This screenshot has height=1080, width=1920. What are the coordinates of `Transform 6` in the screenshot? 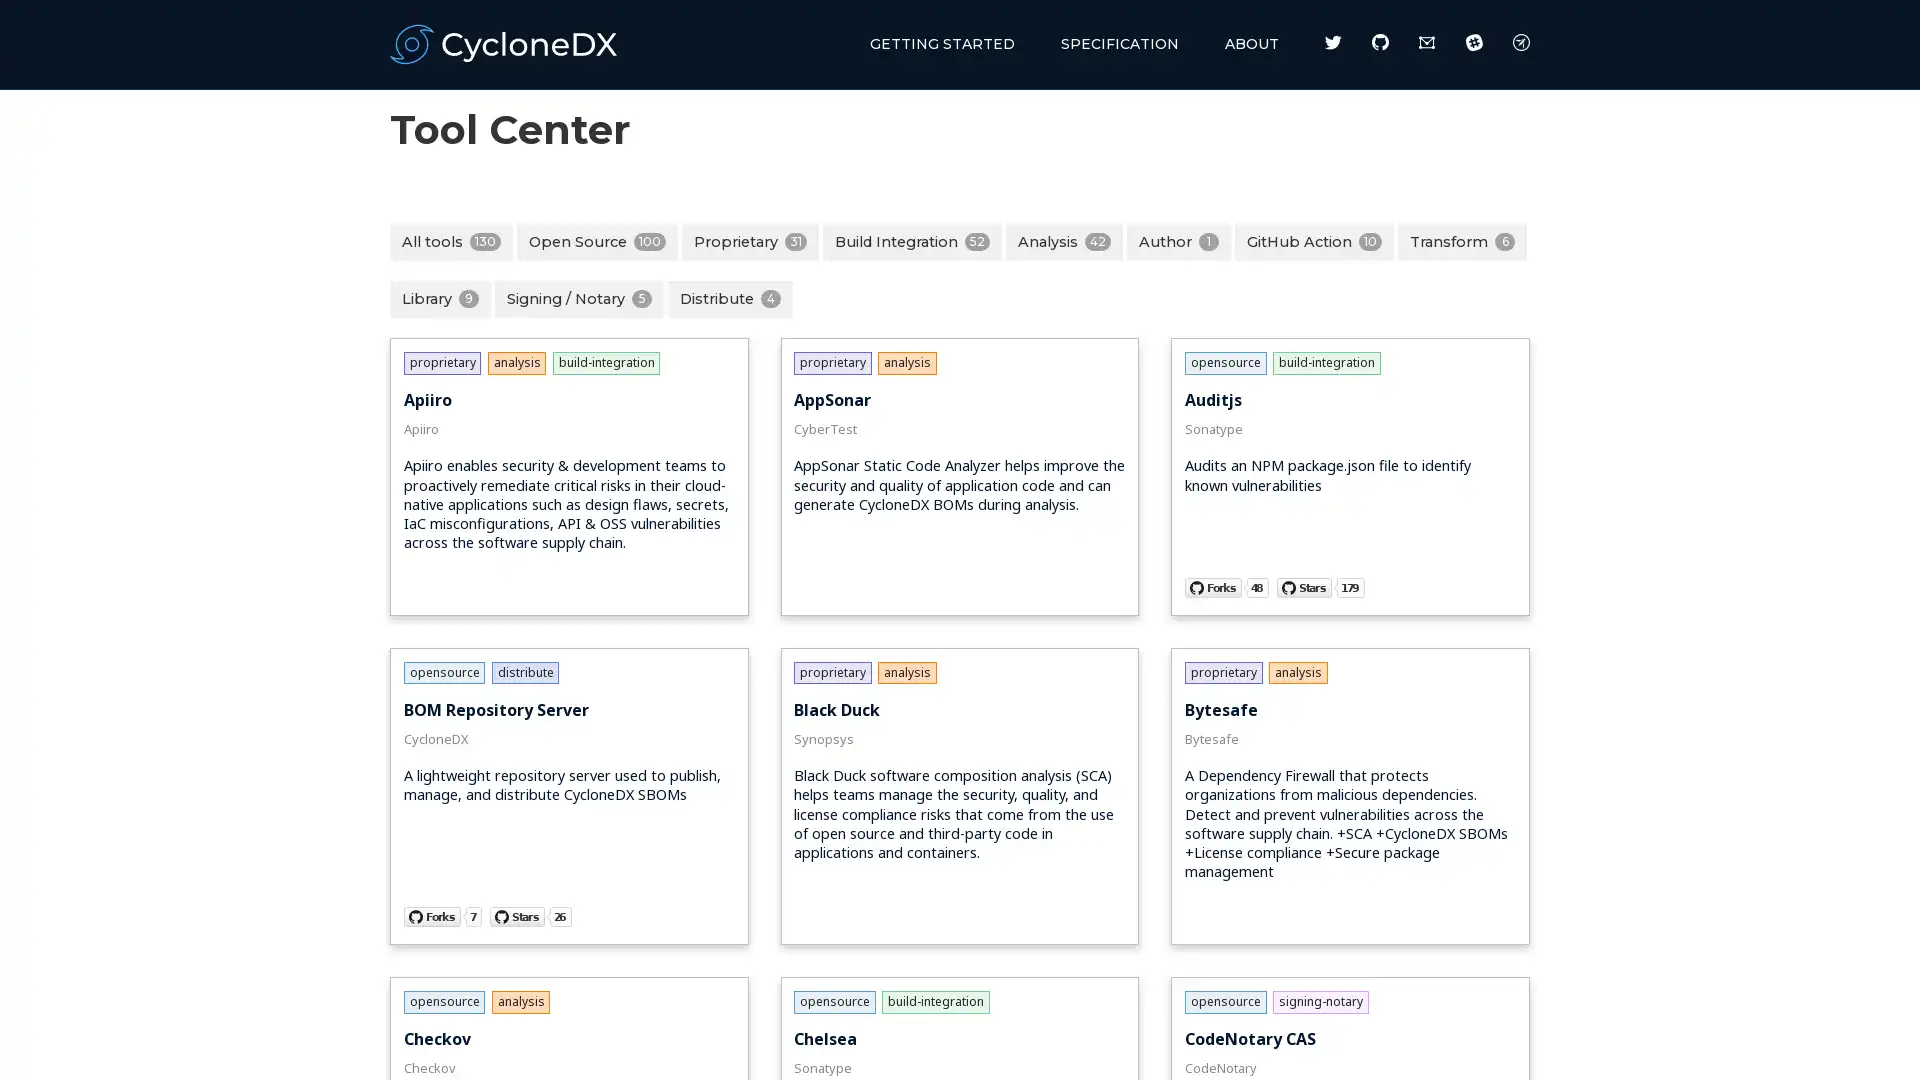 It's located at (1462, 240).